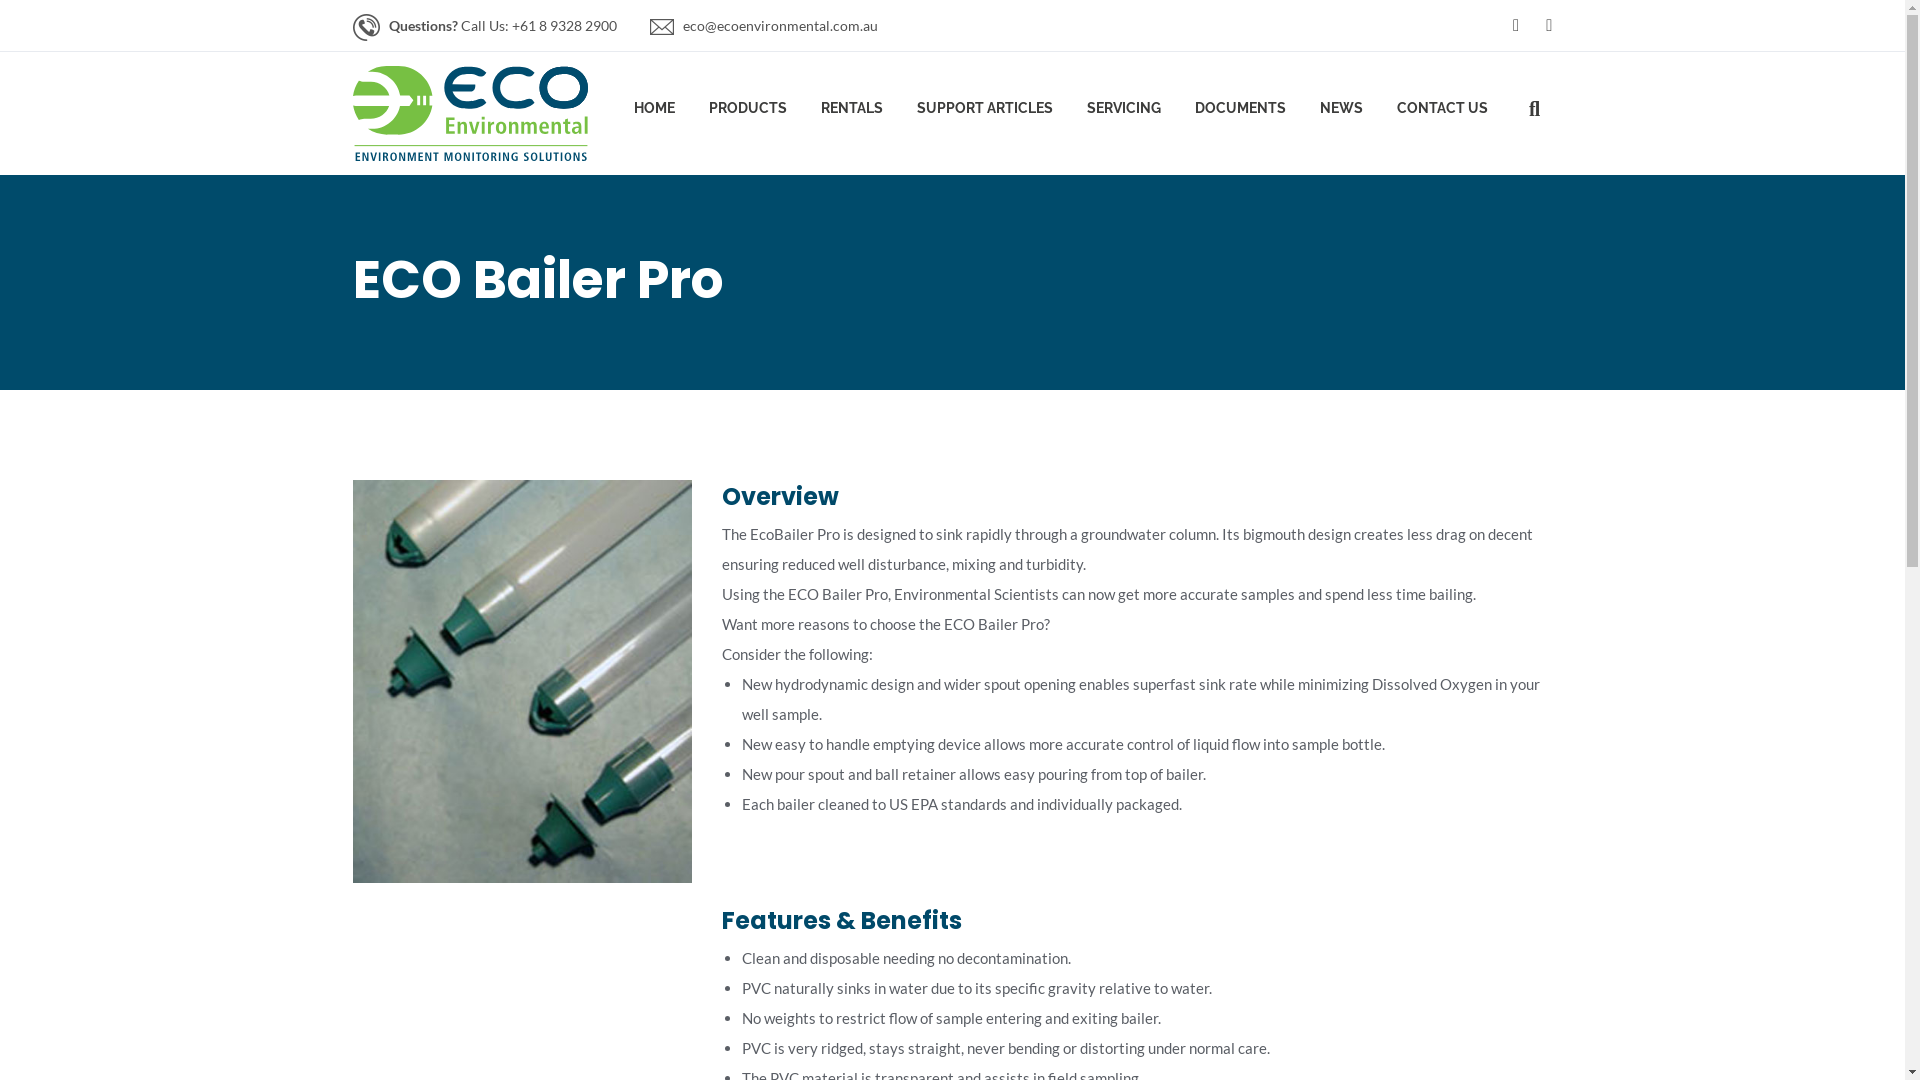 The image size is (1920, 1080). What do you see at coordinates (778, 25) in the screenshot?
I see `'eco@ecoenvironmental.com.au'` at bounding box center [778, 25].